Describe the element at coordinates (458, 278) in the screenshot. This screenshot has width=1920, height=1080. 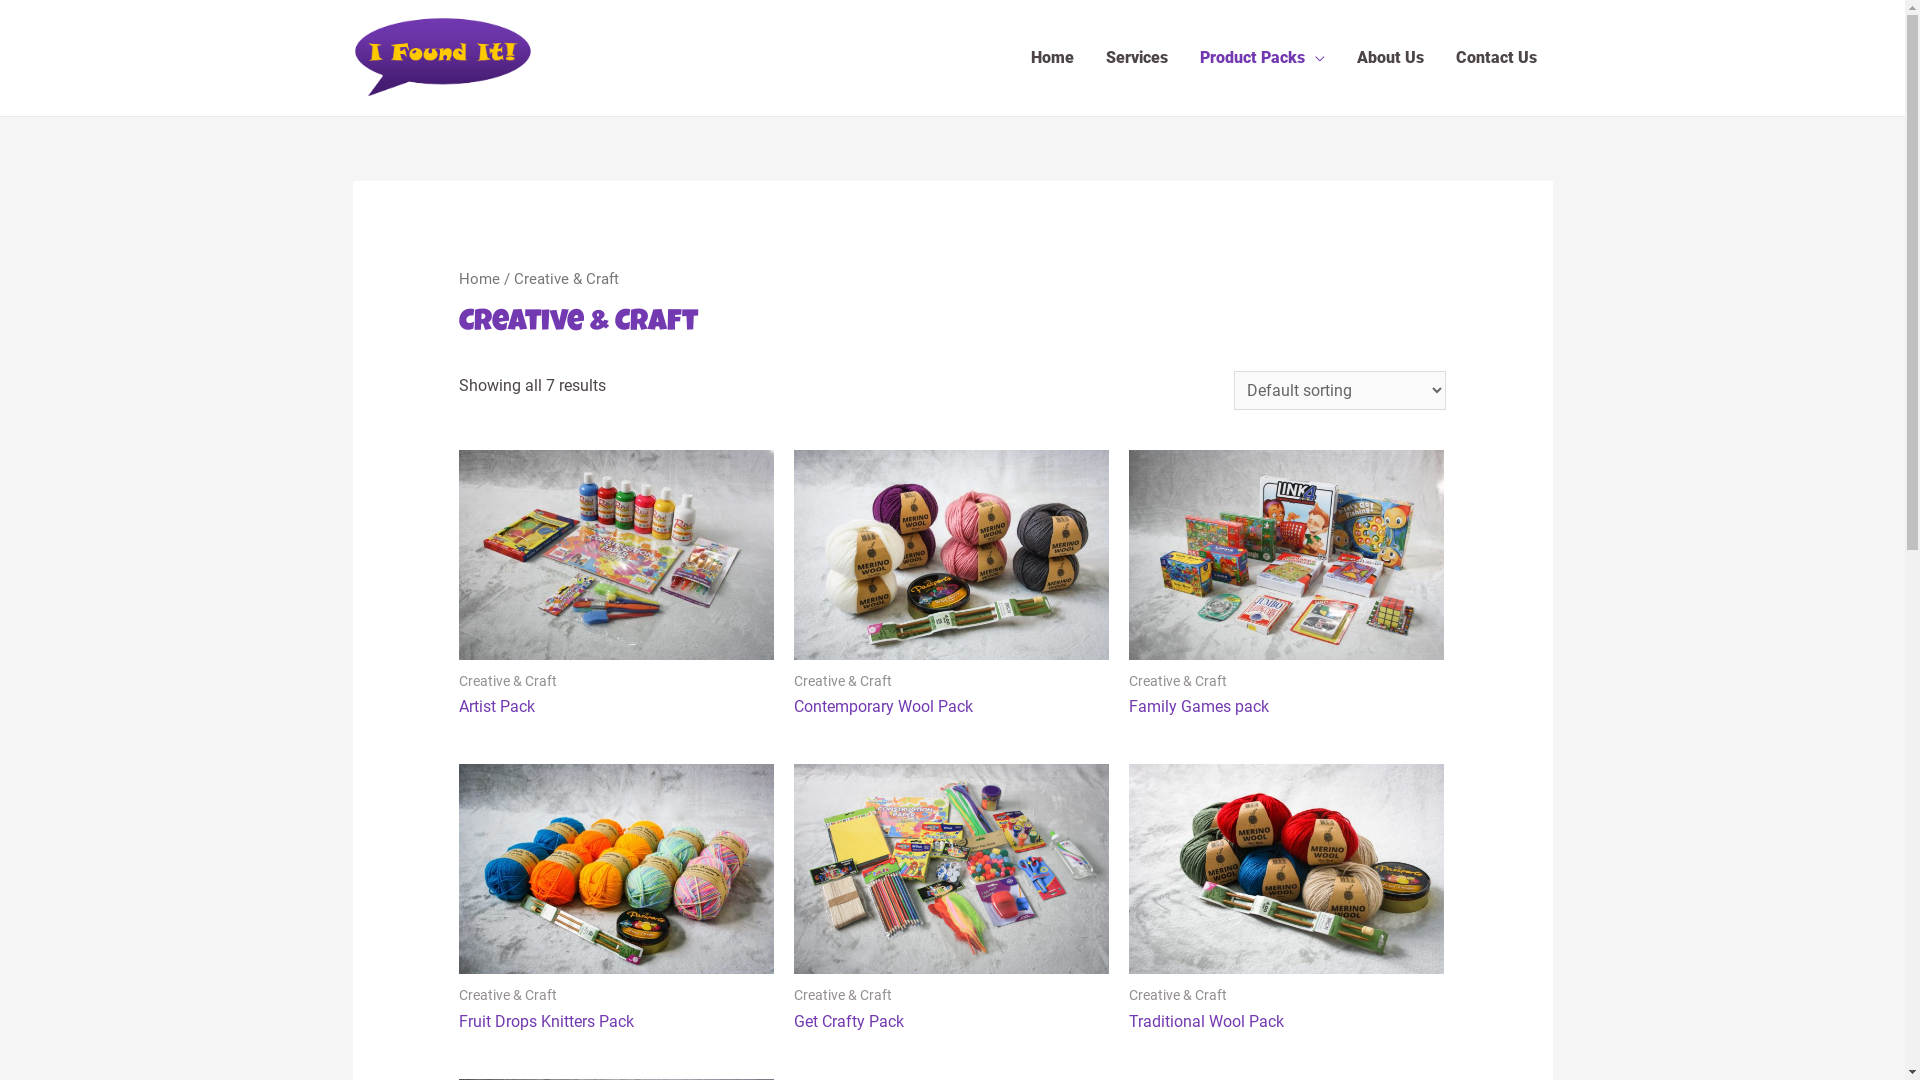
I see `'Home'` at that location.